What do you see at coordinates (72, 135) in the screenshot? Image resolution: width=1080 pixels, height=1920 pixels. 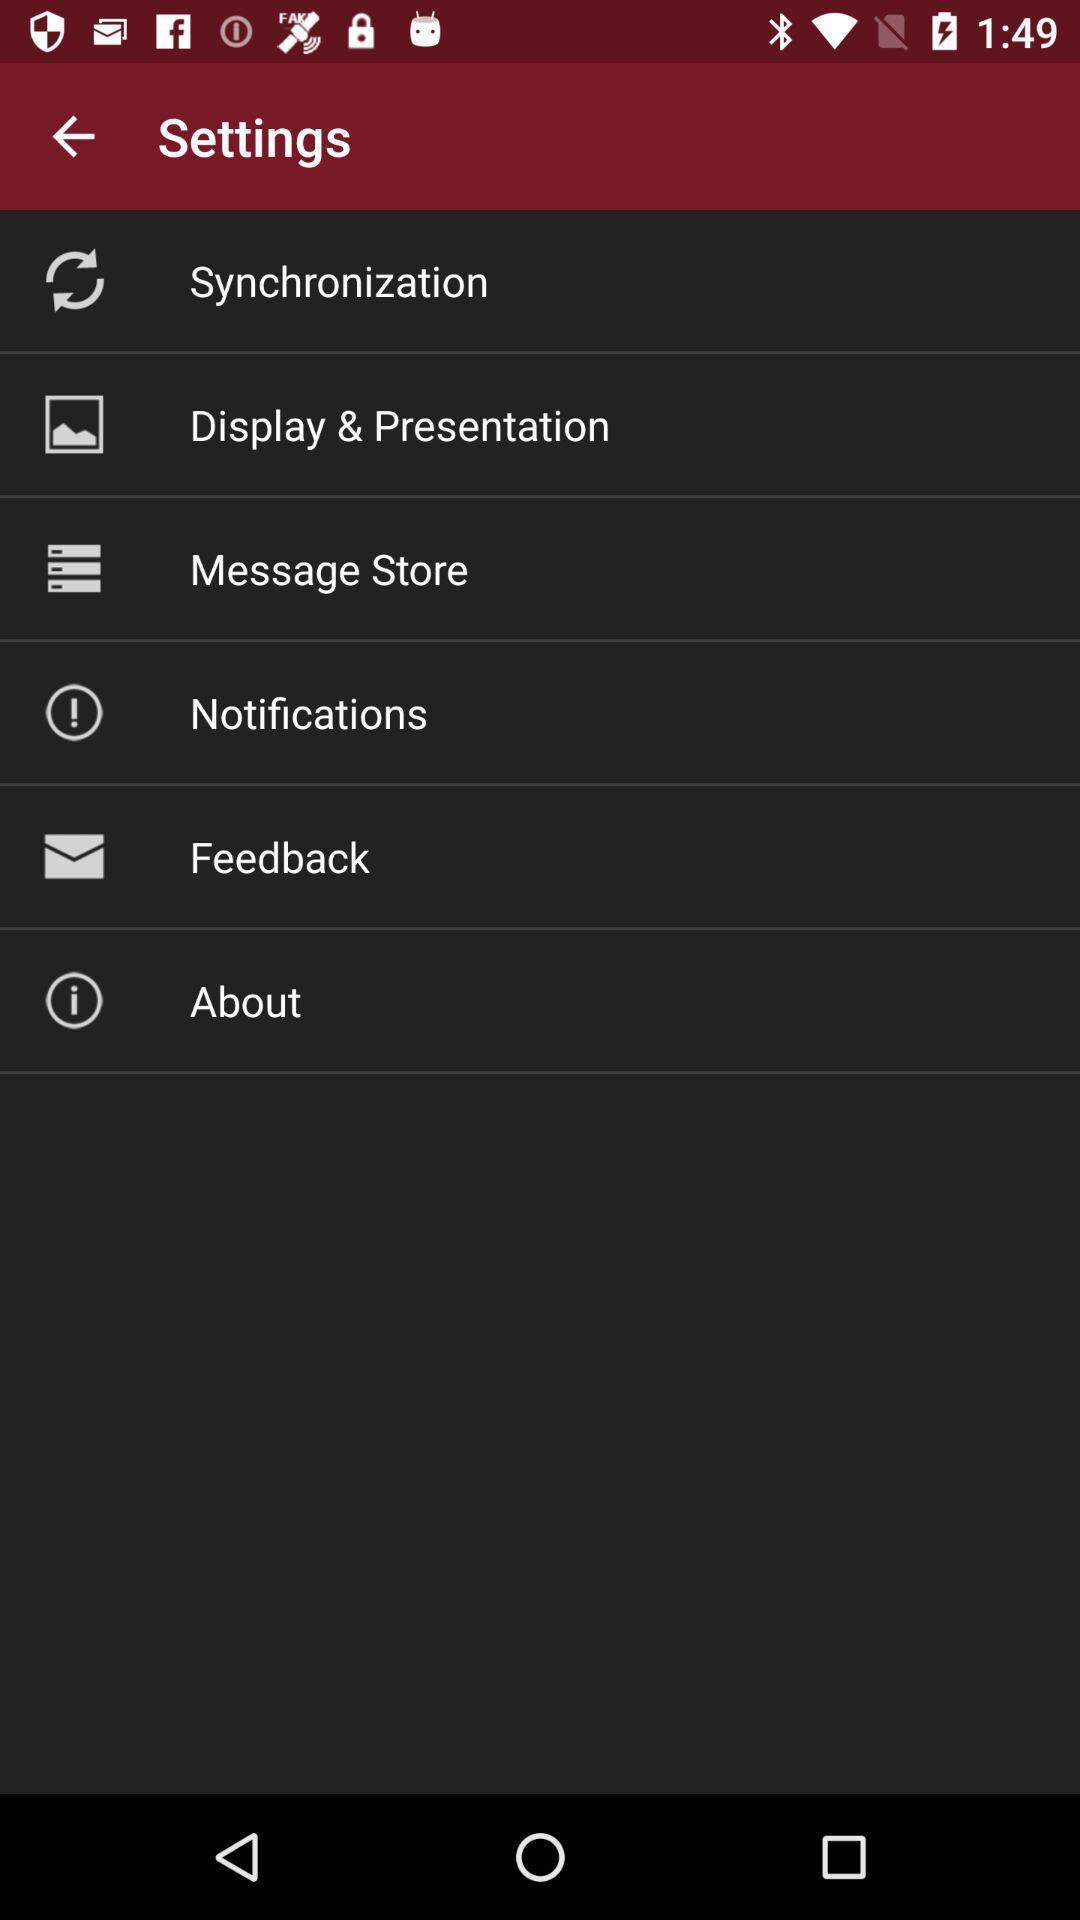 I see `app next to settings icon` at bounding box center [72, 135].